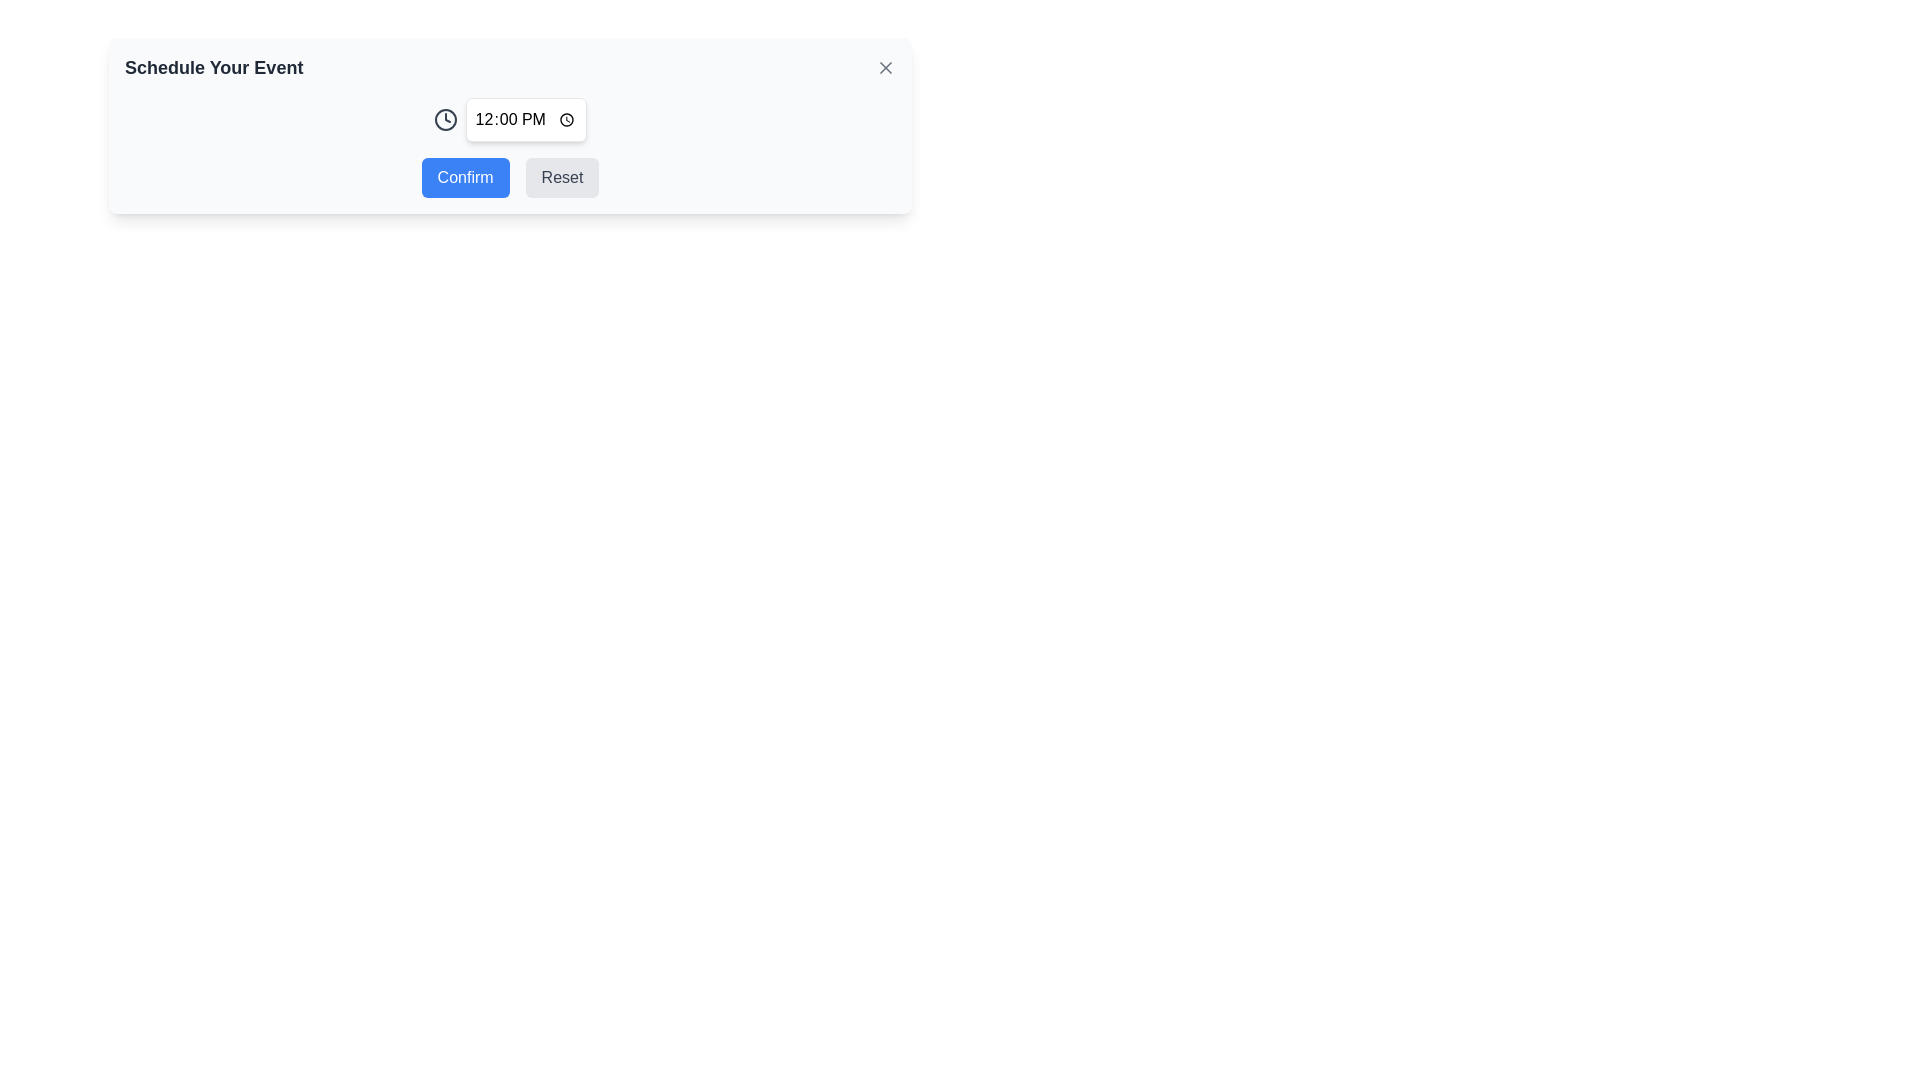 Image resolution: width=1920 pixels, height=1080 pixels. Describe the element at coordinates (885, 67) in the screenshot. I see `the close or cancel icon located in the top-right corner of the 'Schedule Your Event' card layout` at that location.